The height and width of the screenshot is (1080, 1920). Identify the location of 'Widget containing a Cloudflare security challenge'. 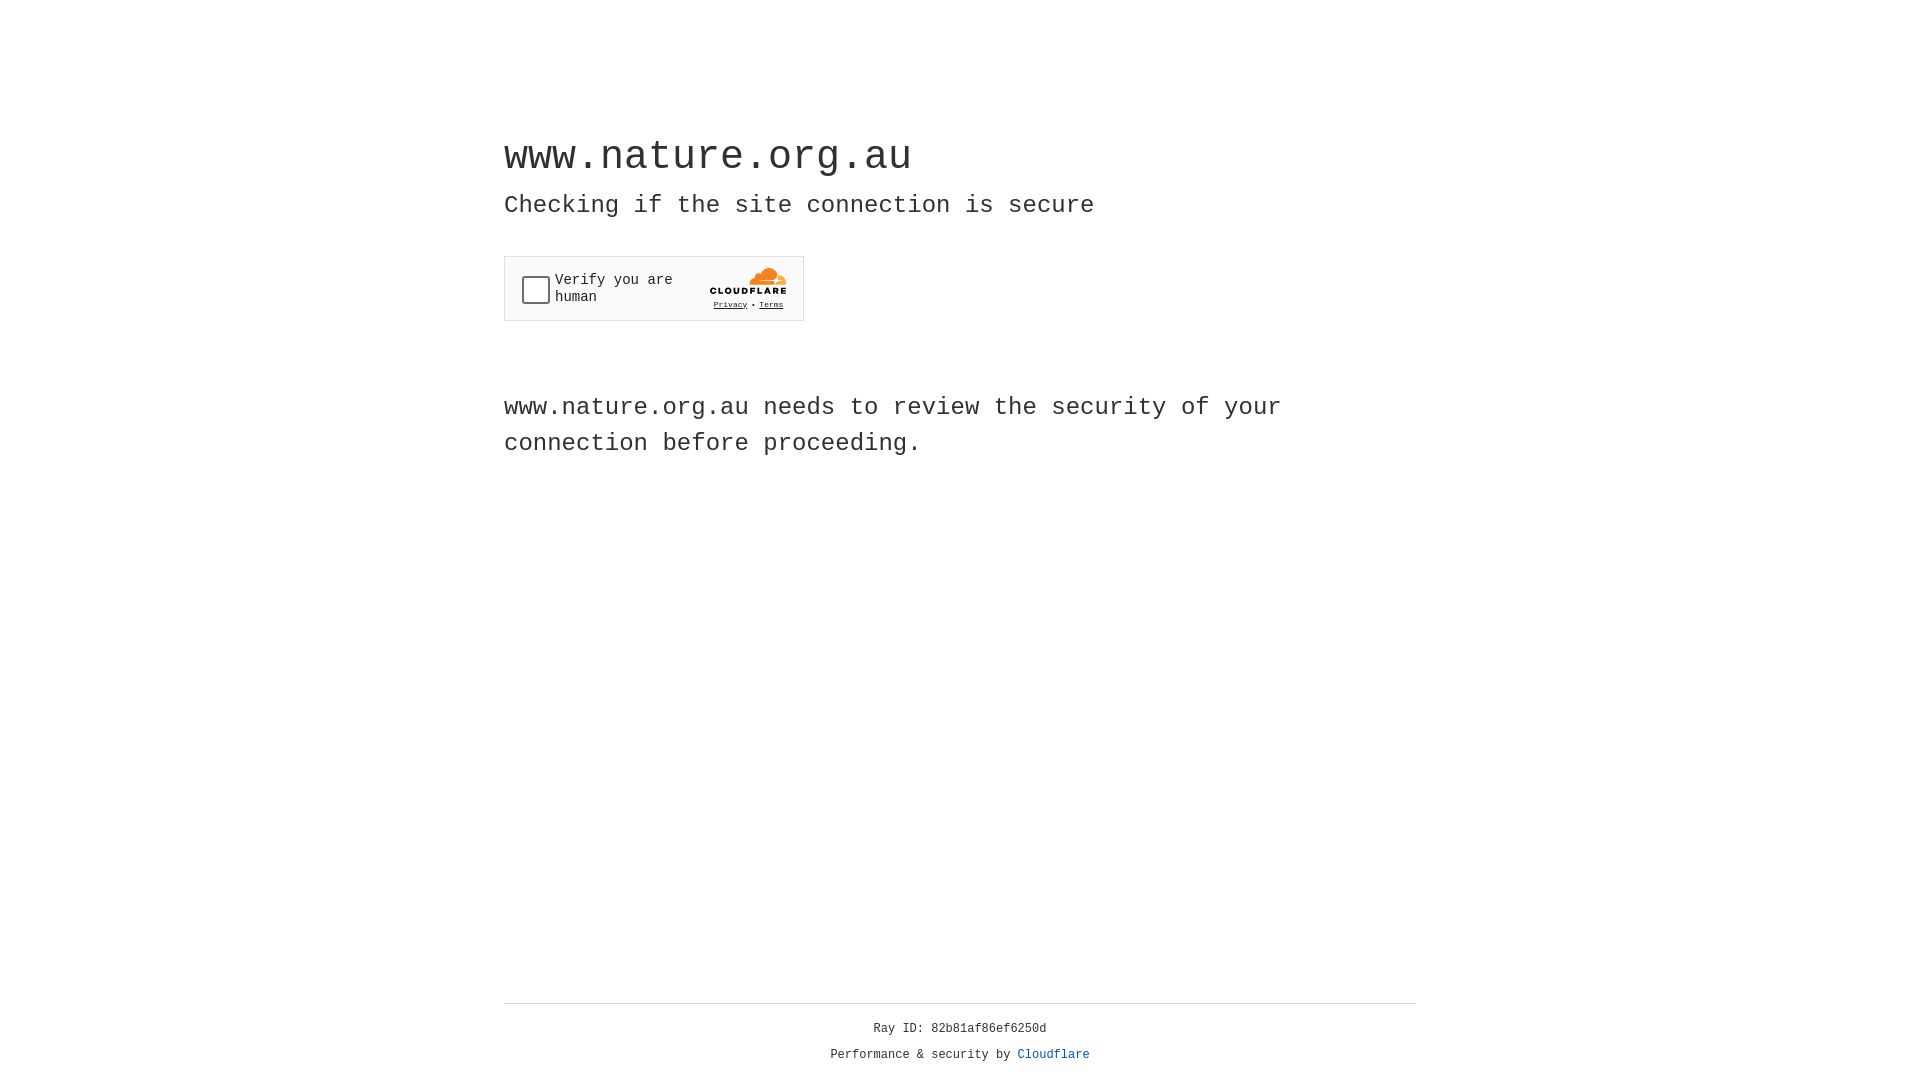
(653, 288).